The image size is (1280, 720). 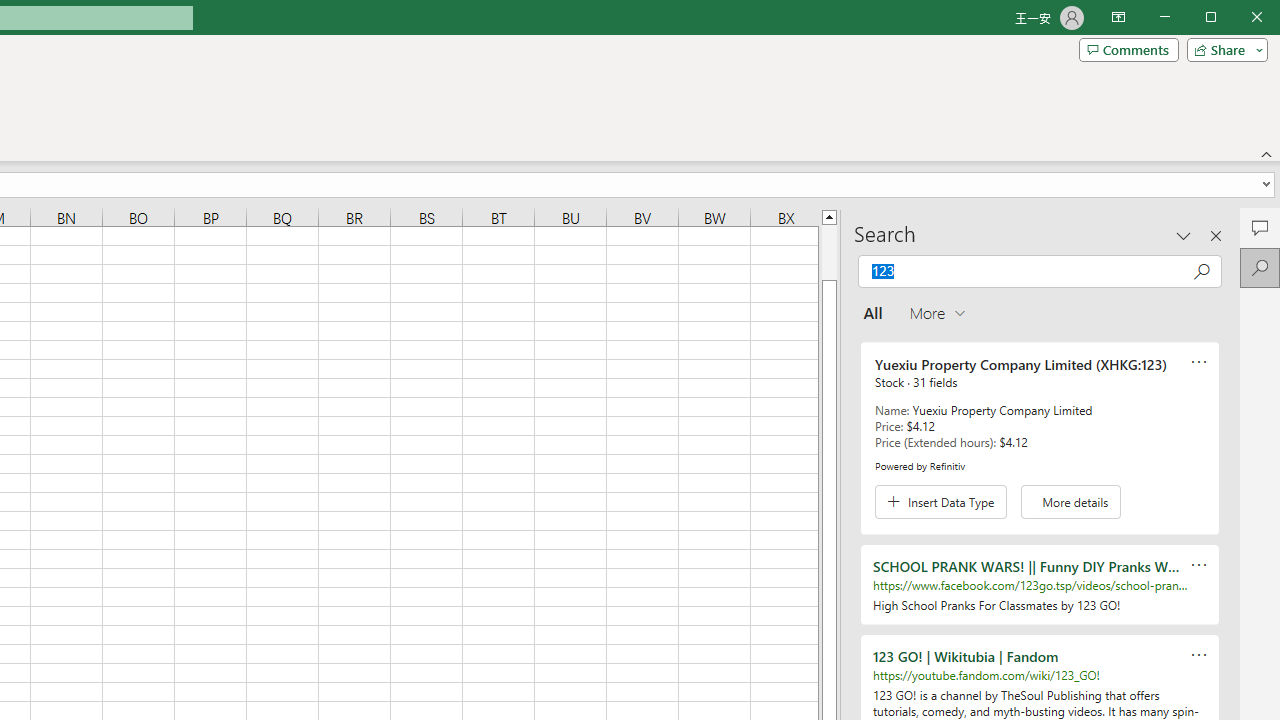 What do you see at coordinates (829, 251) in the screenshot?
I see `'Page up'` at bounding box center [829, 251].